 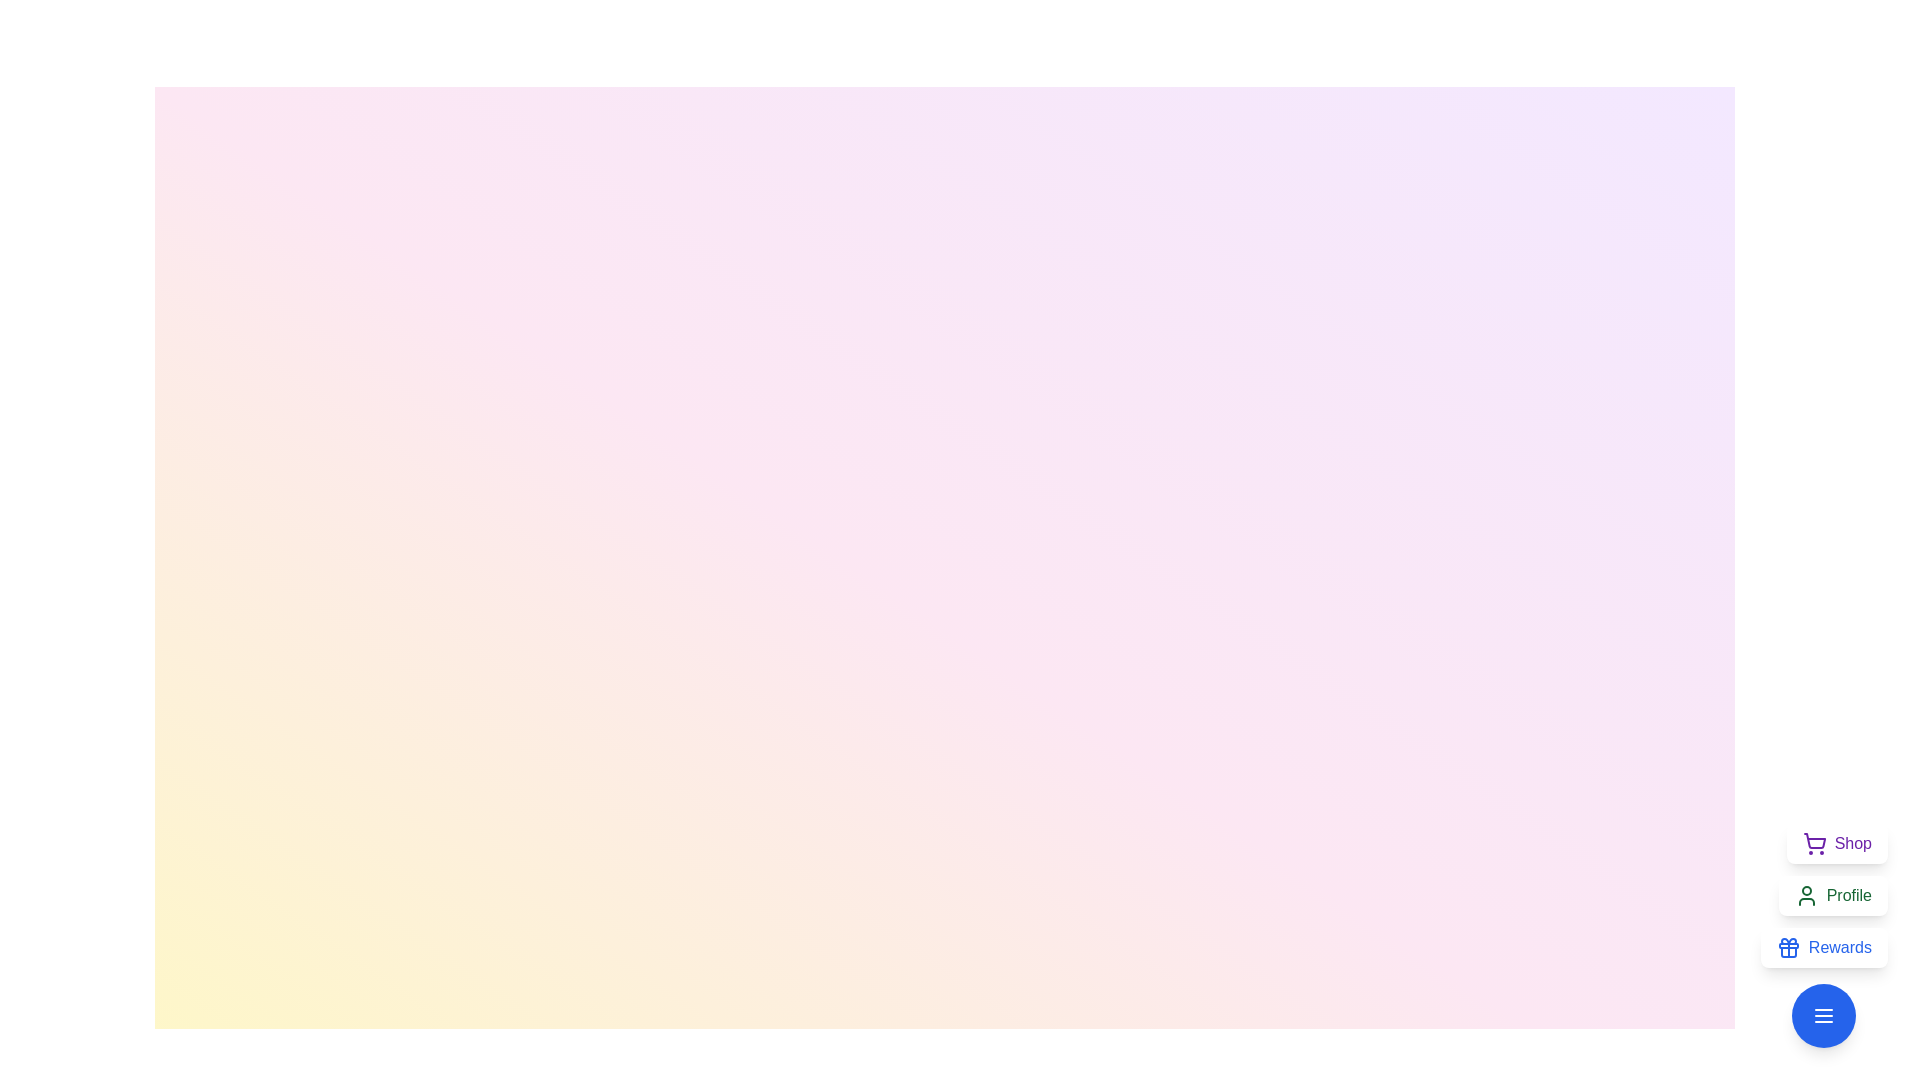 What do you see at coordinates (1824, 1015) in the screenshot?
I see `the blue circular button containing the menu icon at the bottom-right corner` at bounding box center [1824, 1015].